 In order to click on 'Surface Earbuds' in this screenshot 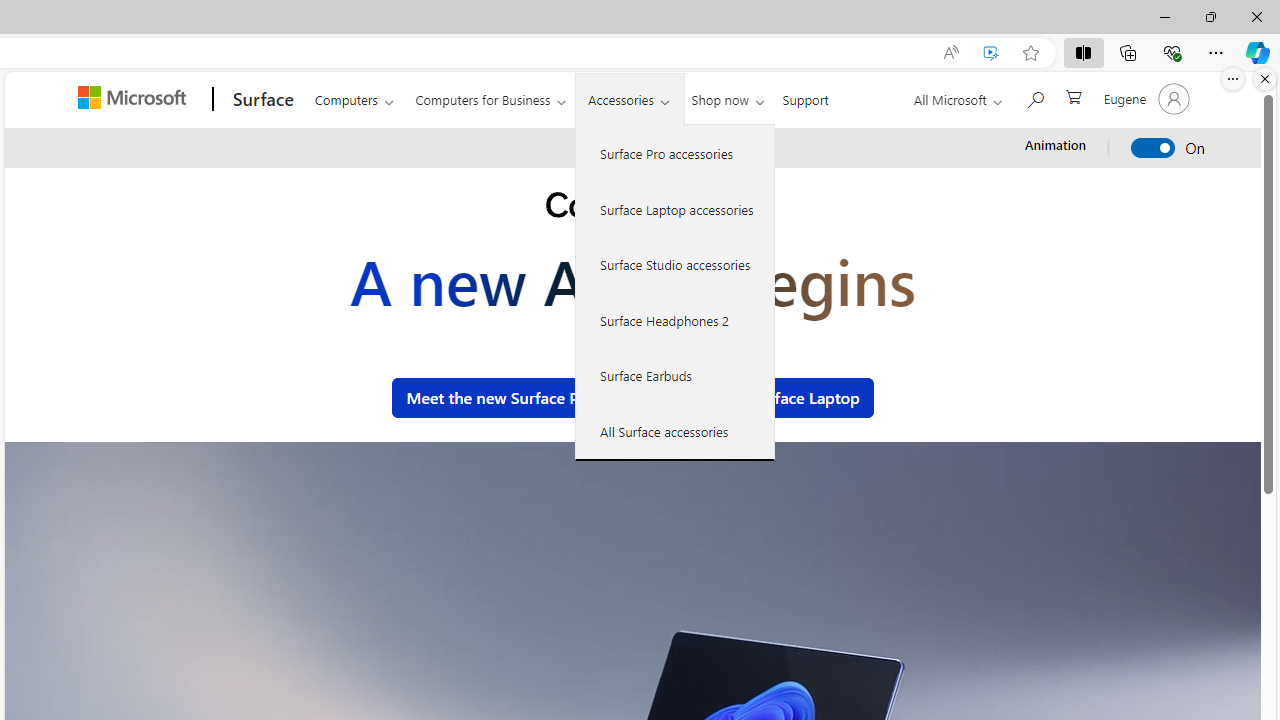, I will do `click(675, 375)`.